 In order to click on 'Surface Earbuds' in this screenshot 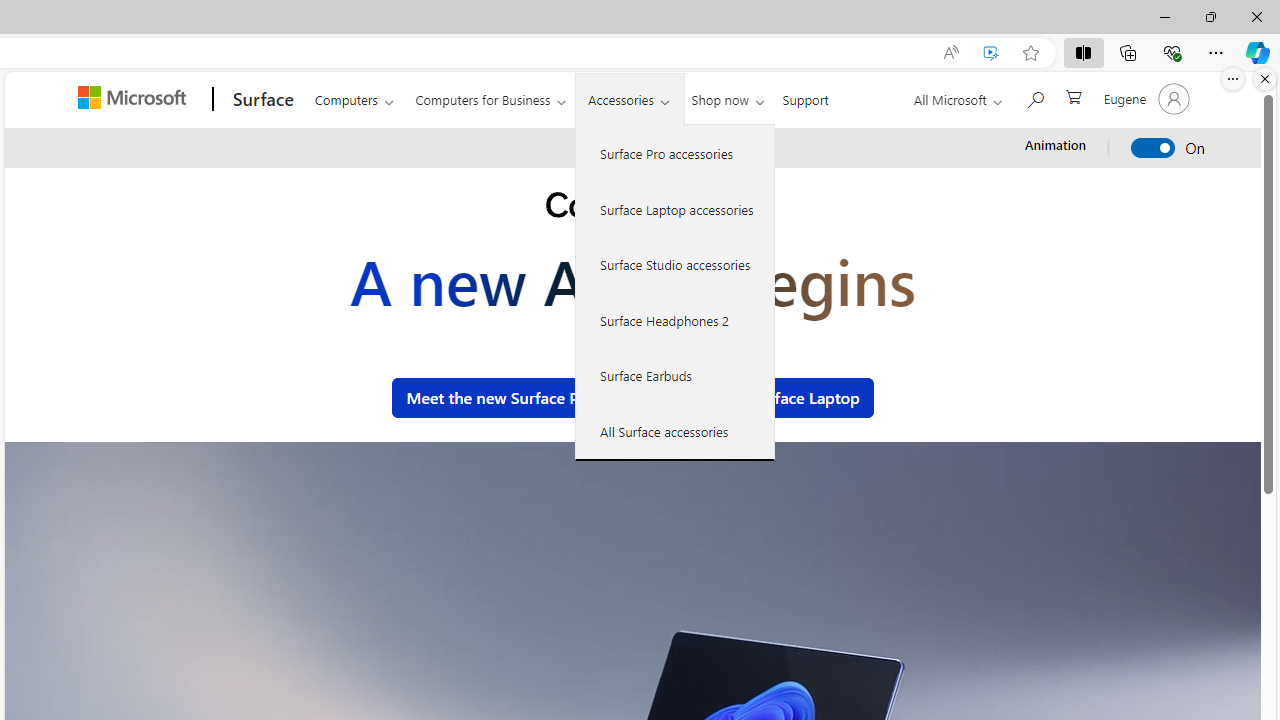, I will do `click(675, 375)`.